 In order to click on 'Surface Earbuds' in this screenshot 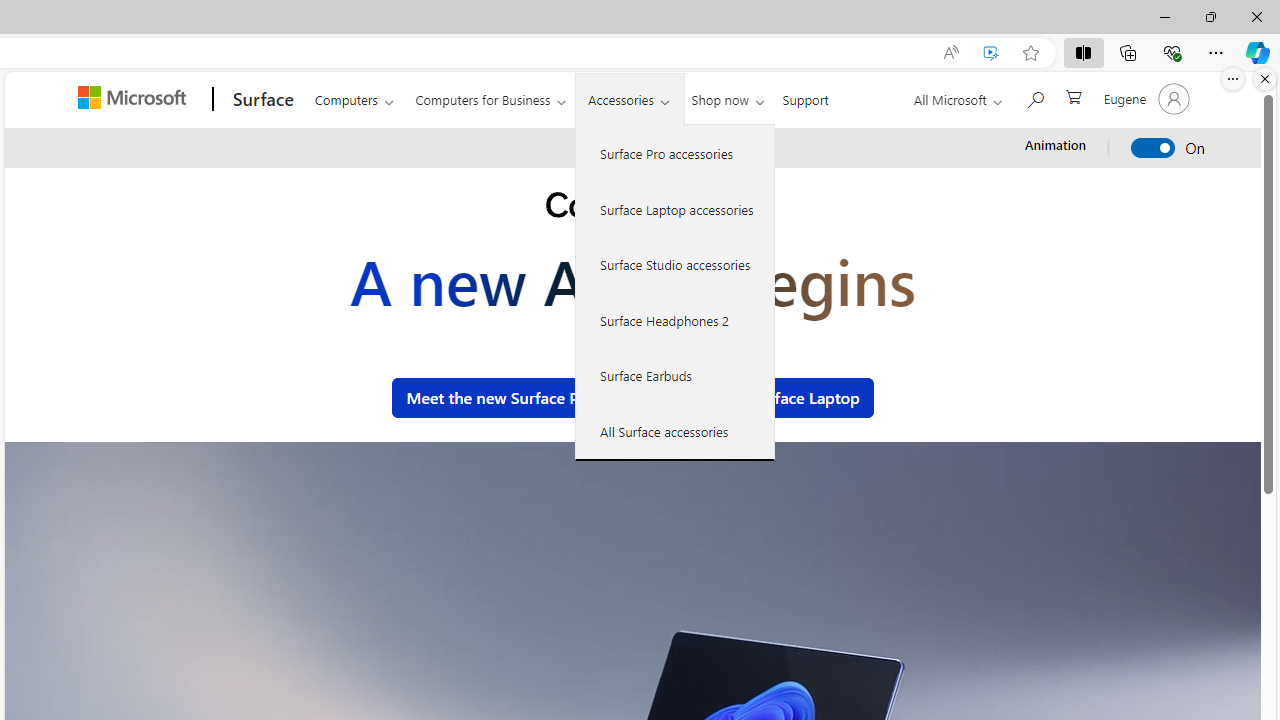, I will do `click(675, 375)`.